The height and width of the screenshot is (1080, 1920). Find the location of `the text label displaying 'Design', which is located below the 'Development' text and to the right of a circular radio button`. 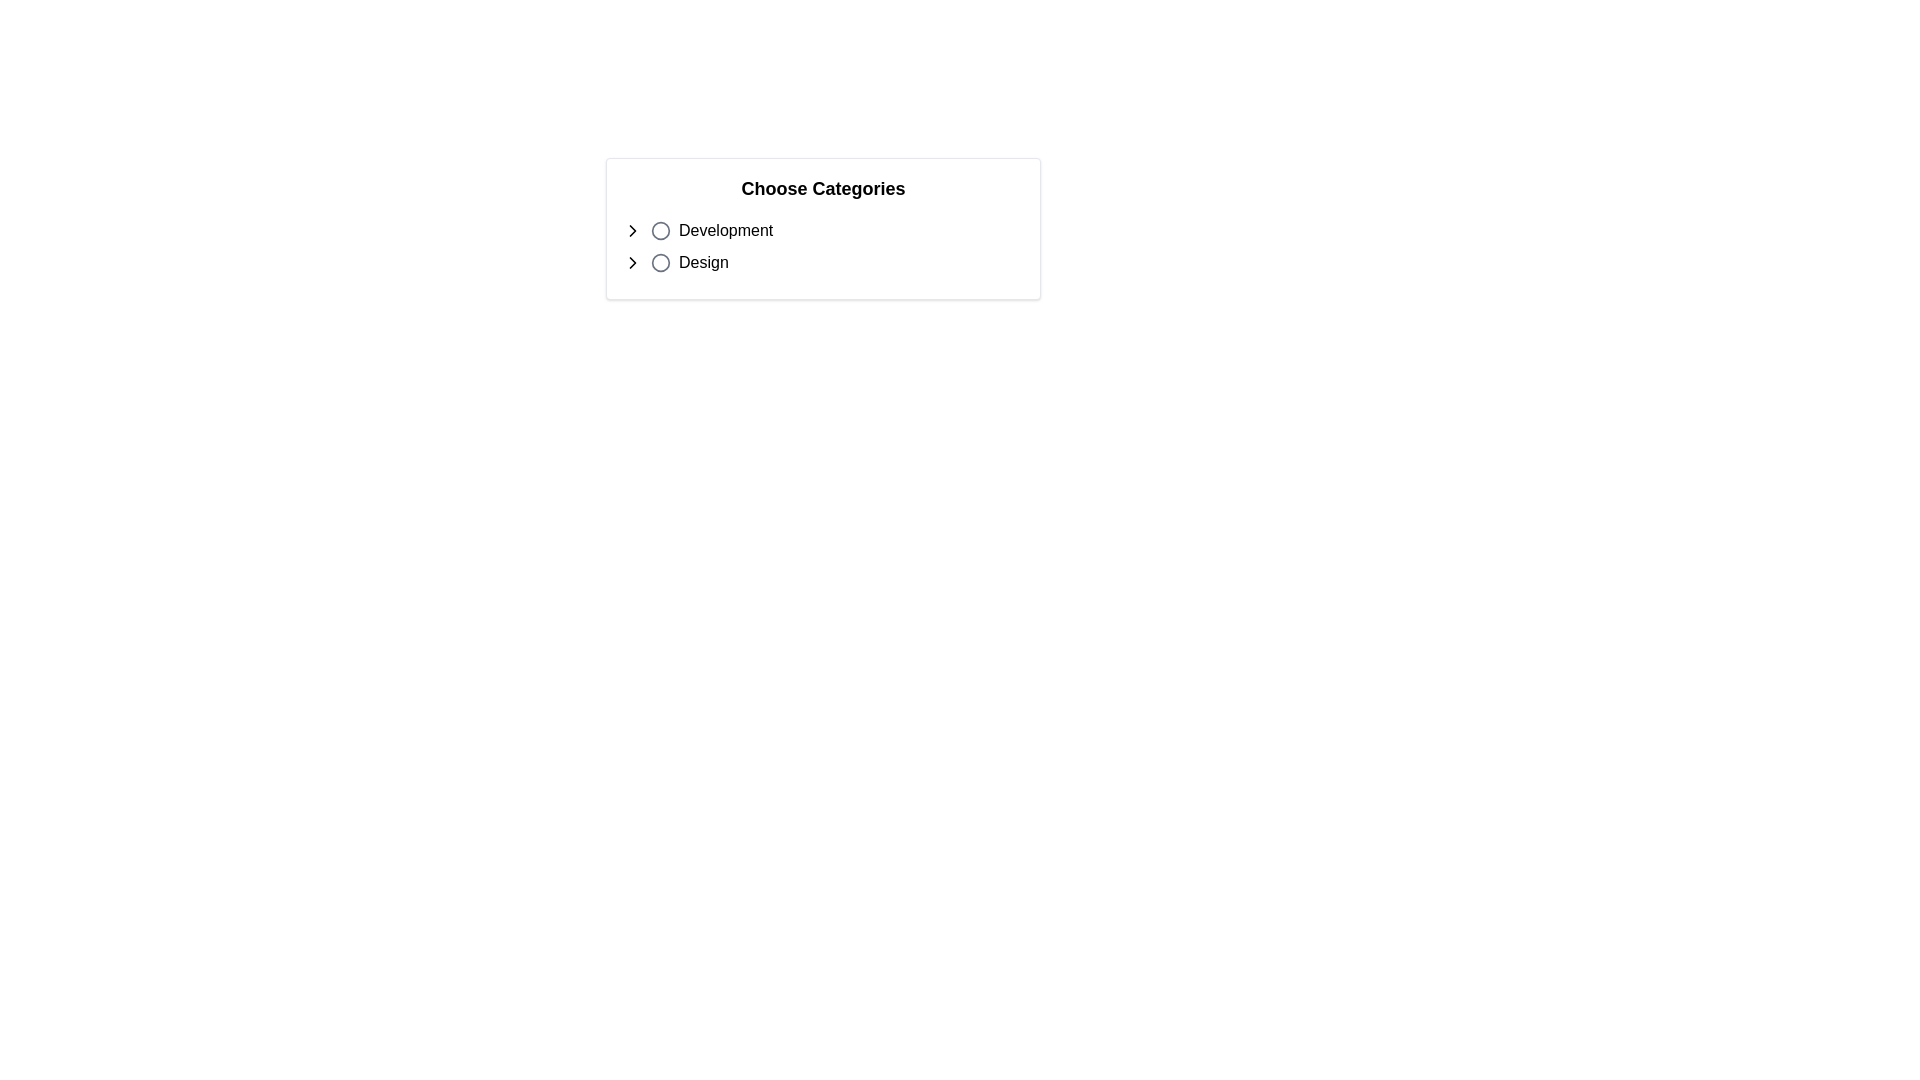

the text label displaying 'Design', which is located below the 'Development' text and to the right of a circular radio button is located at coordinates (703, 261).